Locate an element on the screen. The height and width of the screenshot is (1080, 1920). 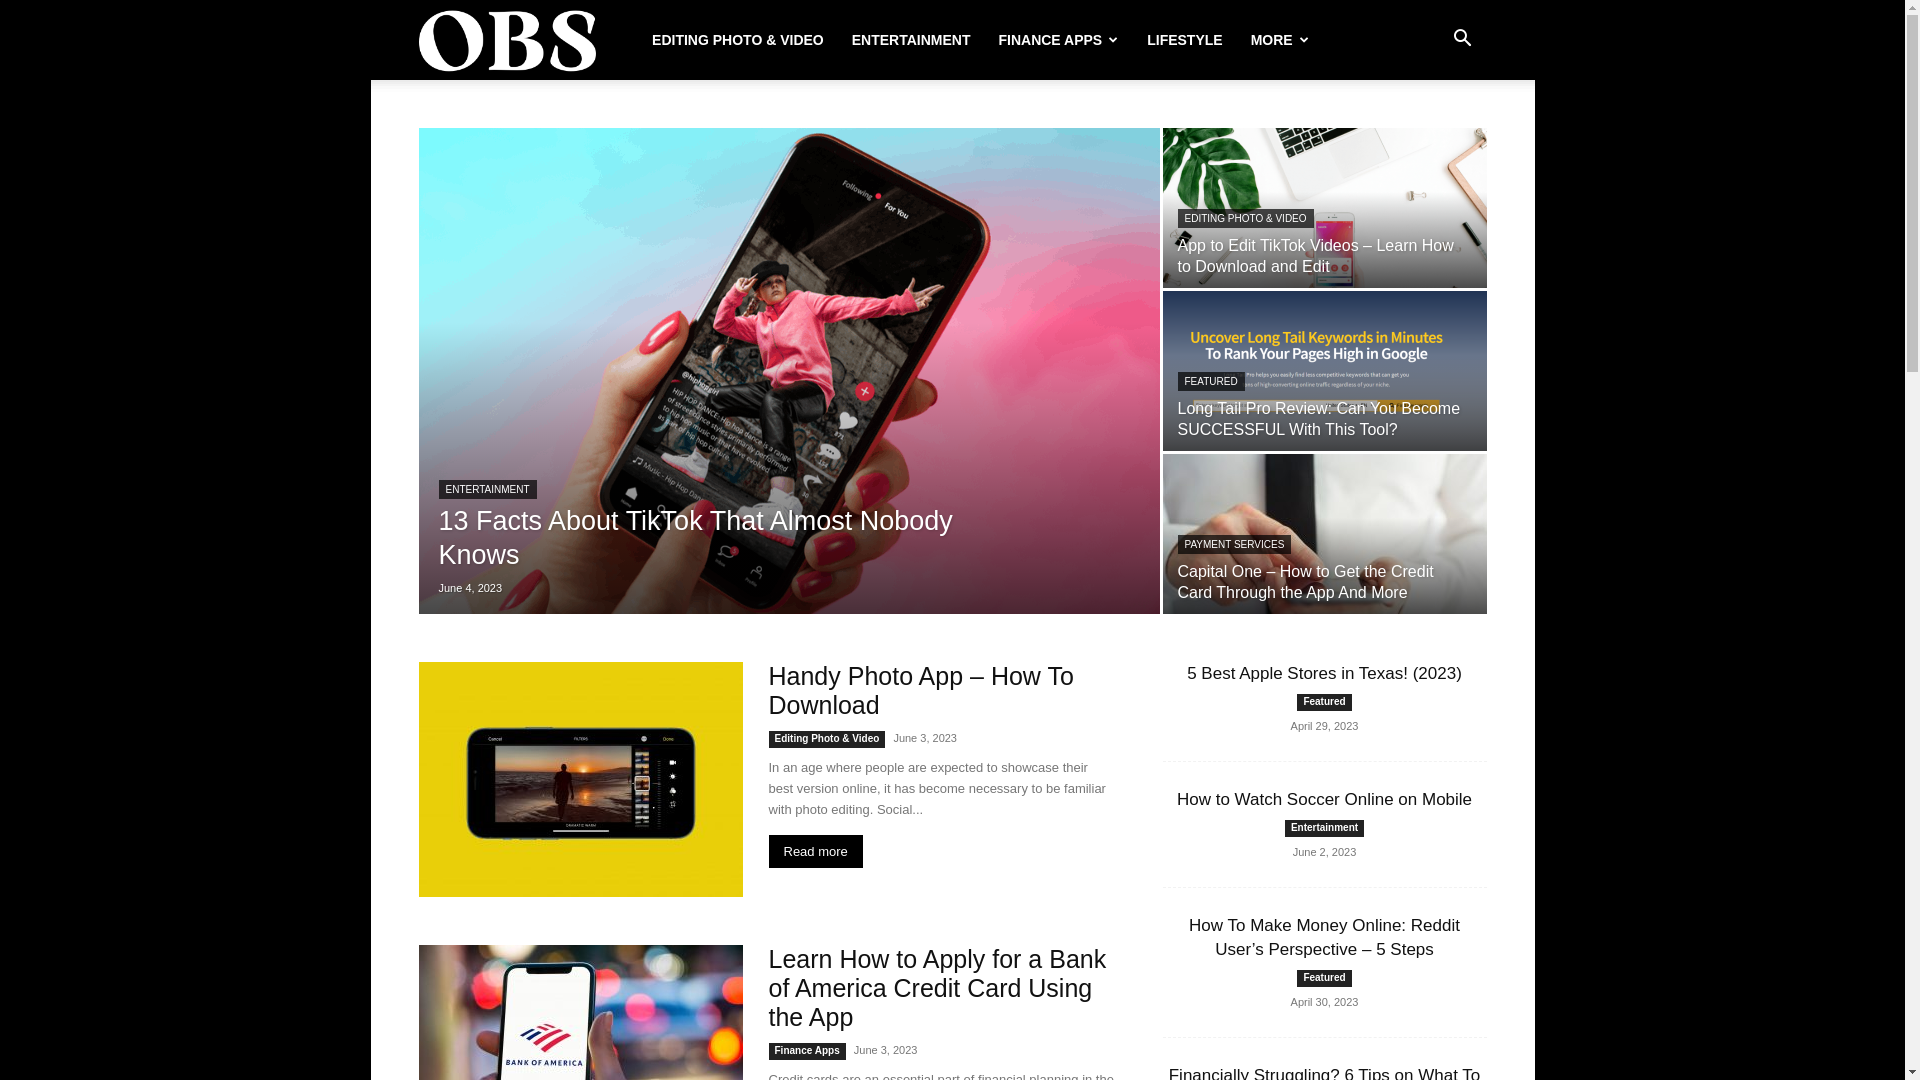
'Finance Apps' is located at coordinates (806, 1050).